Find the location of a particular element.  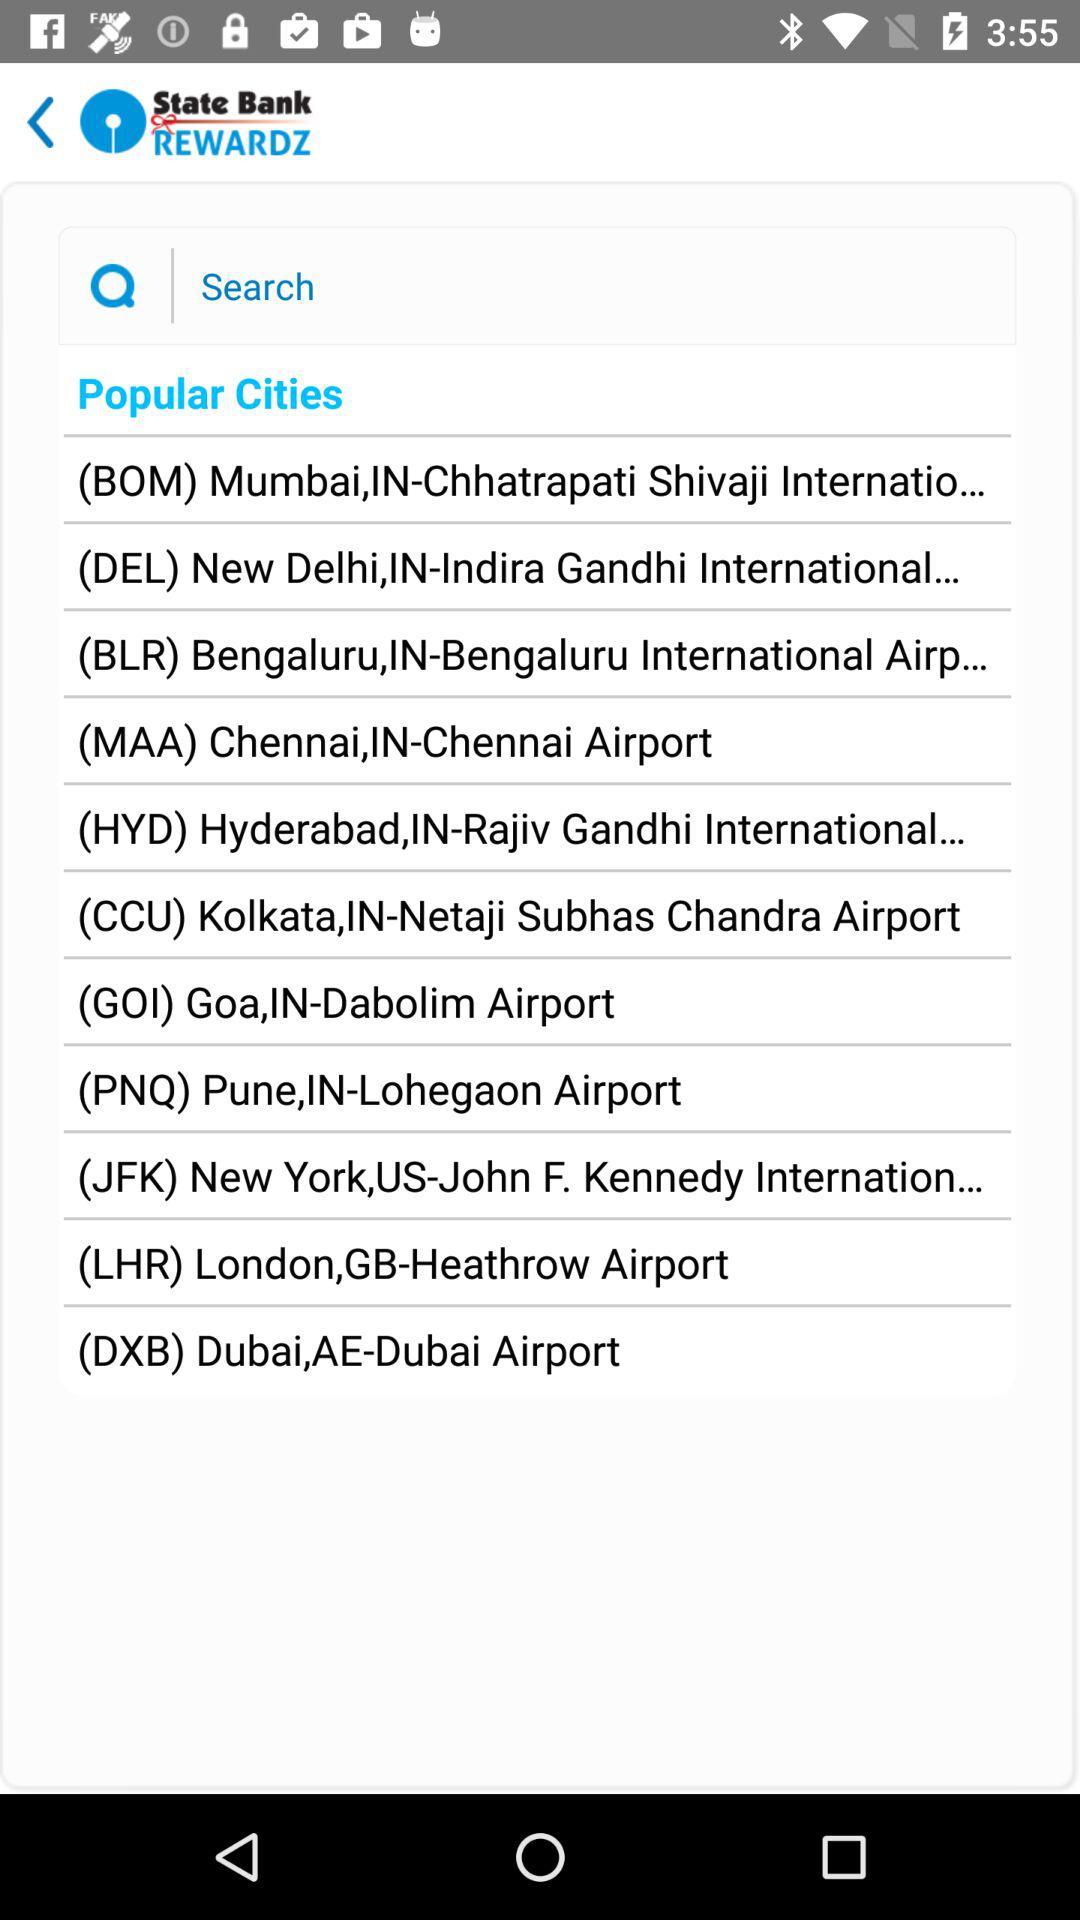

hyd hyderabad in app is located at coordinates (536, 827).